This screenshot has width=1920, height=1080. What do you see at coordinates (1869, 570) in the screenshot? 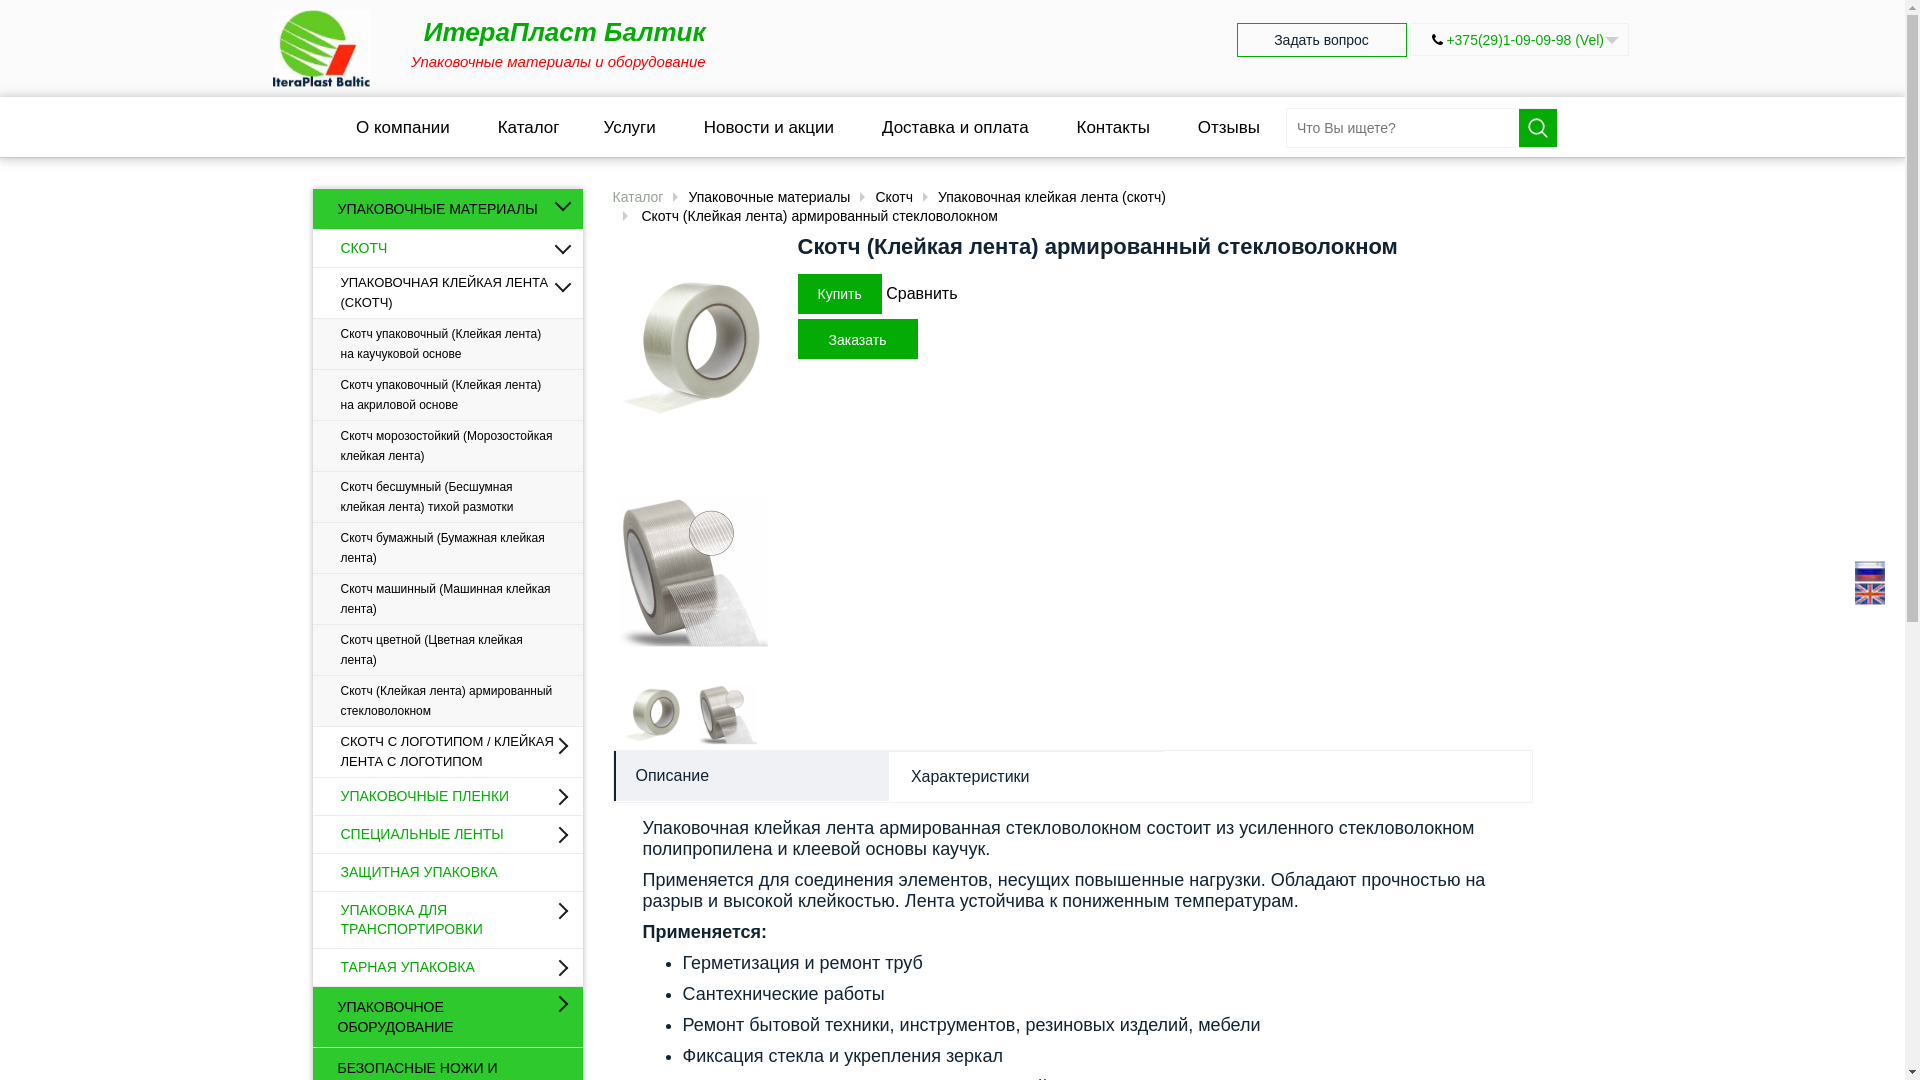
I see `'ru'` at bounding box center [1869, 570].